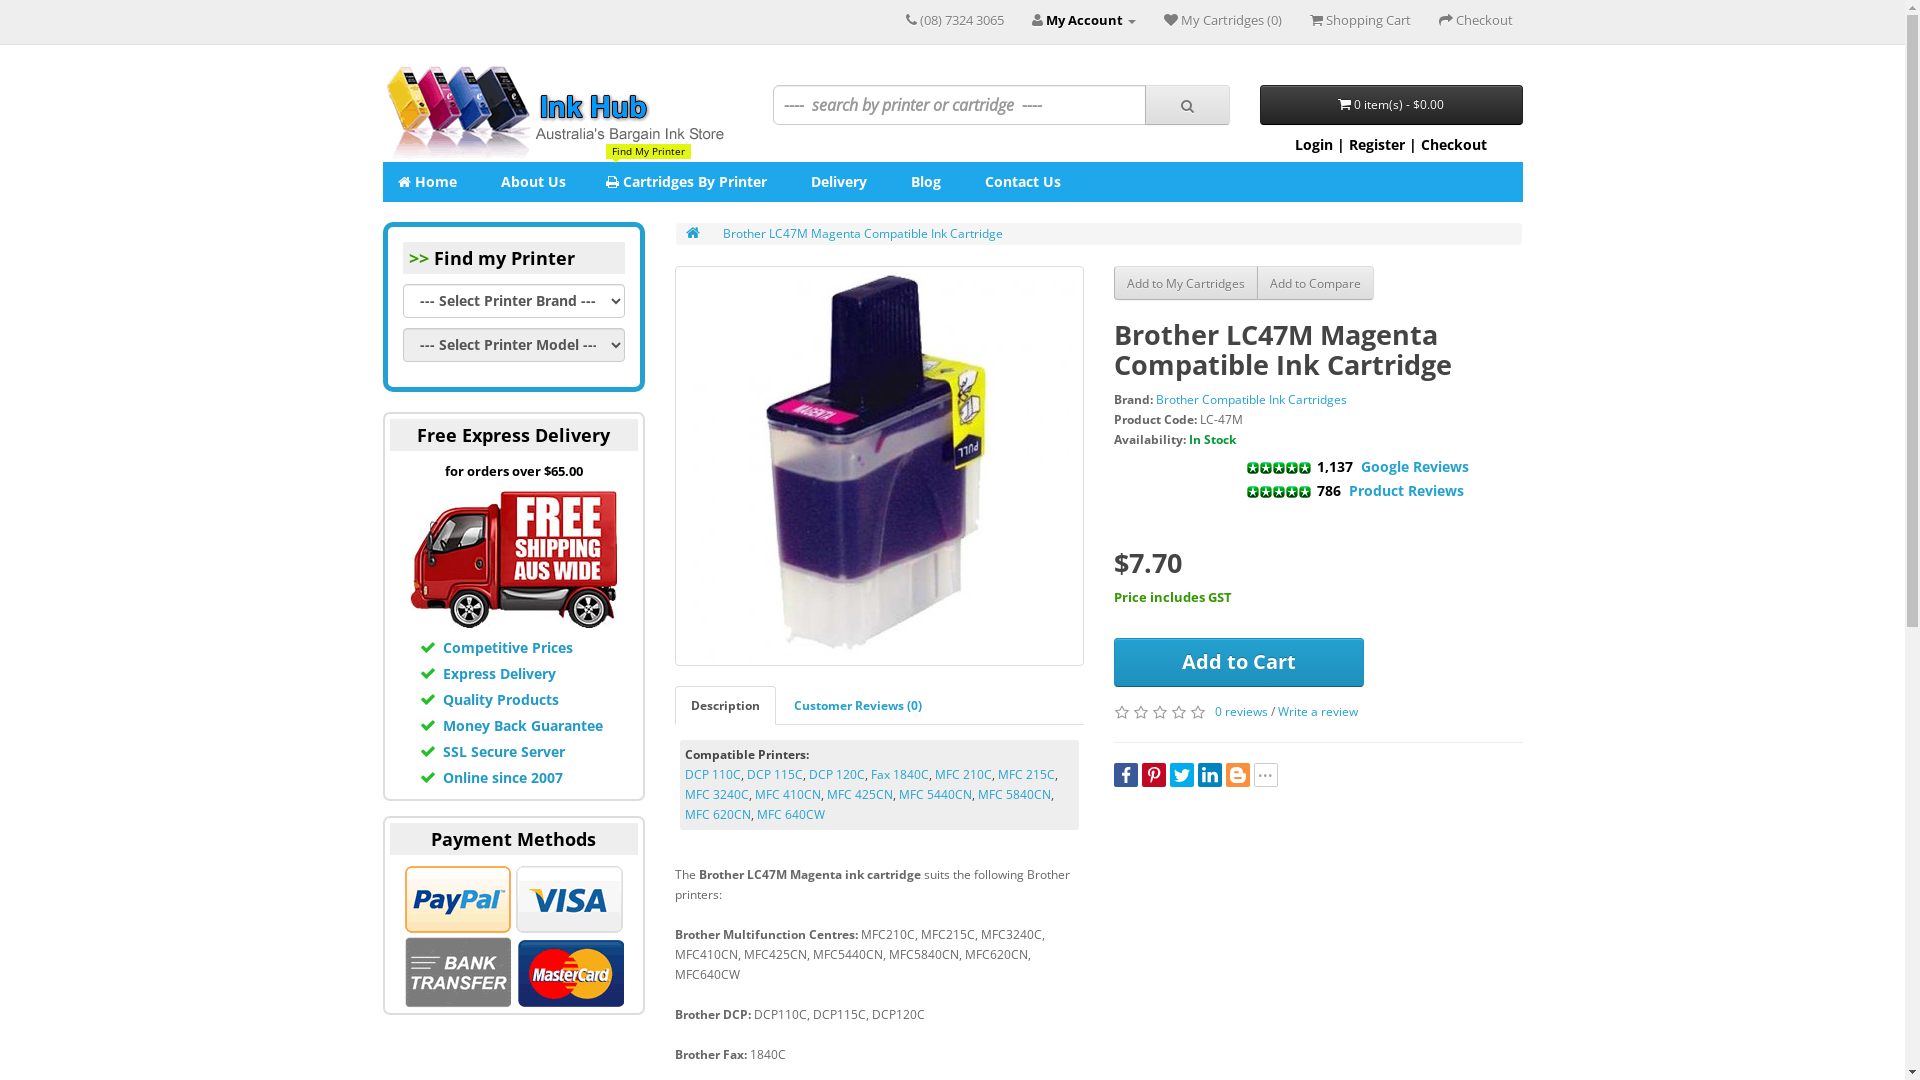  Describe the element at coordinates (975, 181) in the screenshot. I see `'Contact Us'` at that location.